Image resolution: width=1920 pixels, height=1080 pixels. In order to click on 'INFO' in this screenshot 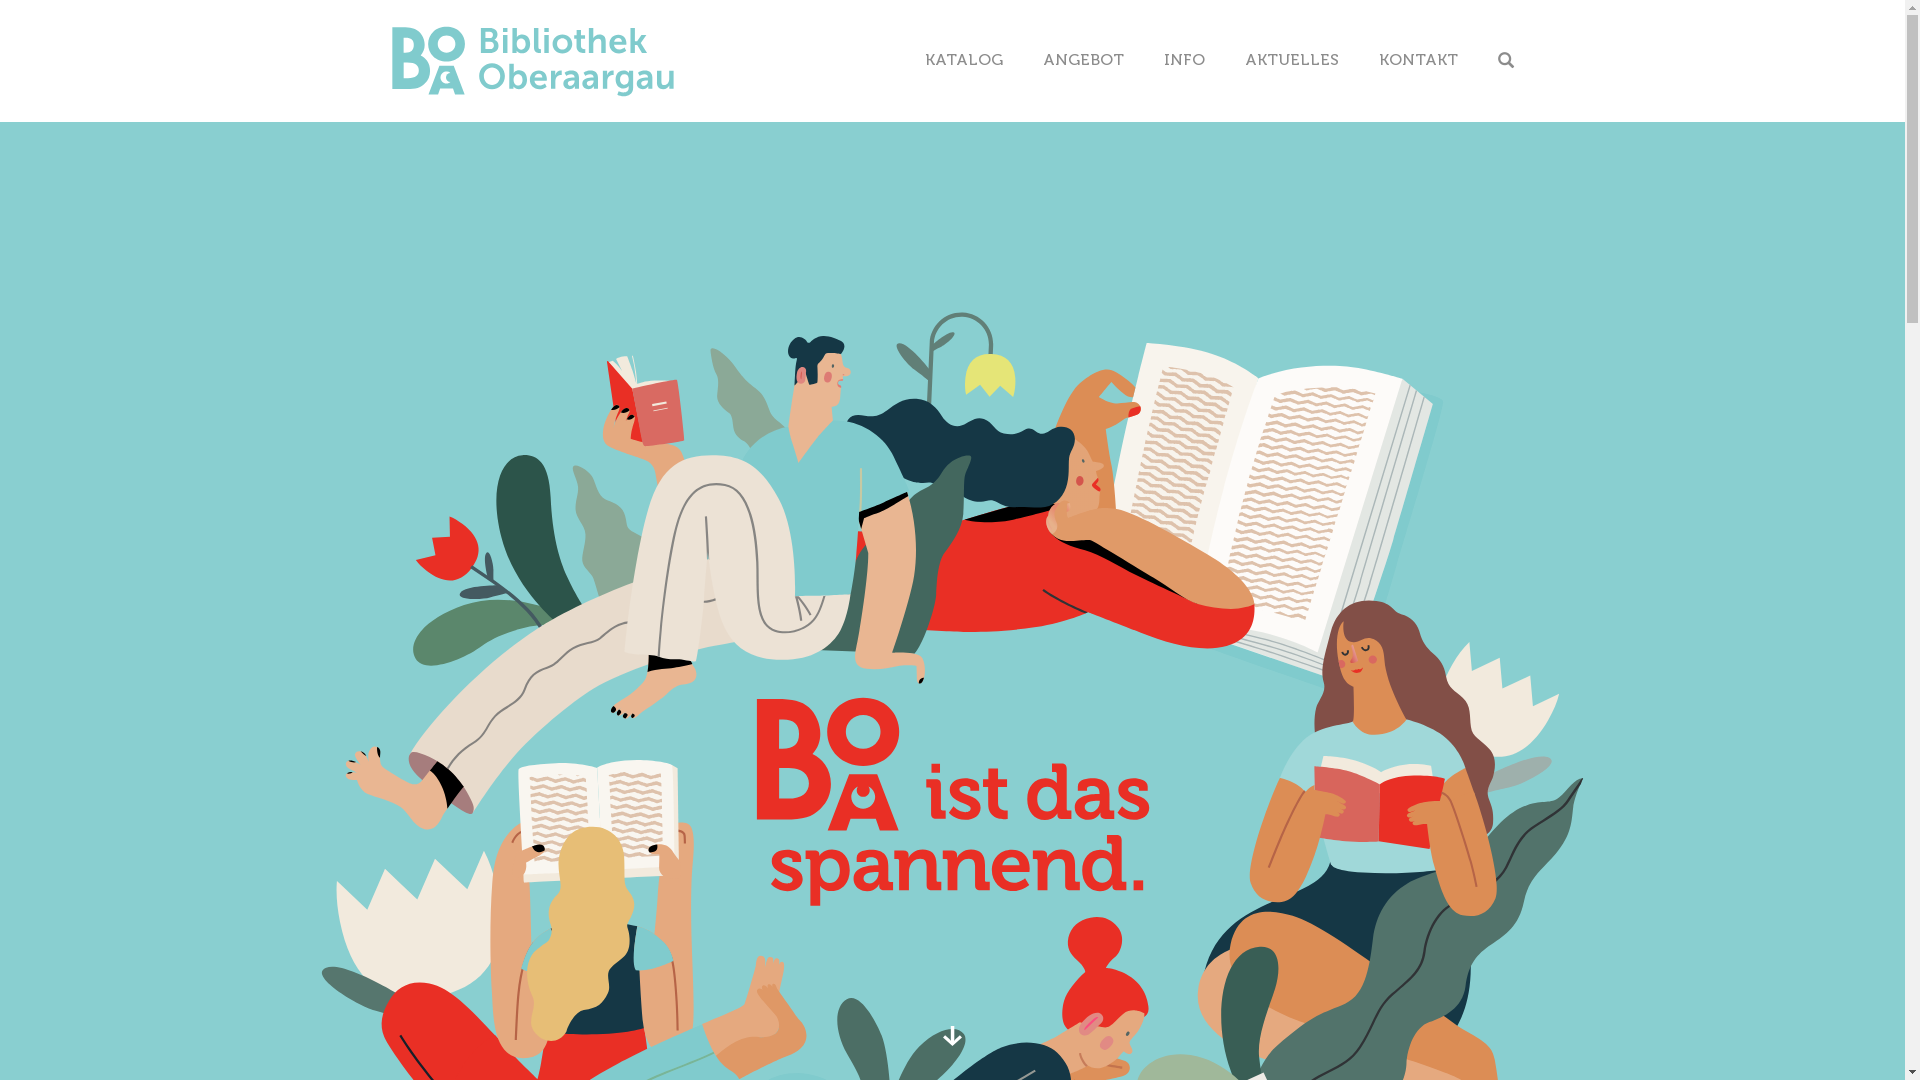, I will do `click(1184, 59)`.